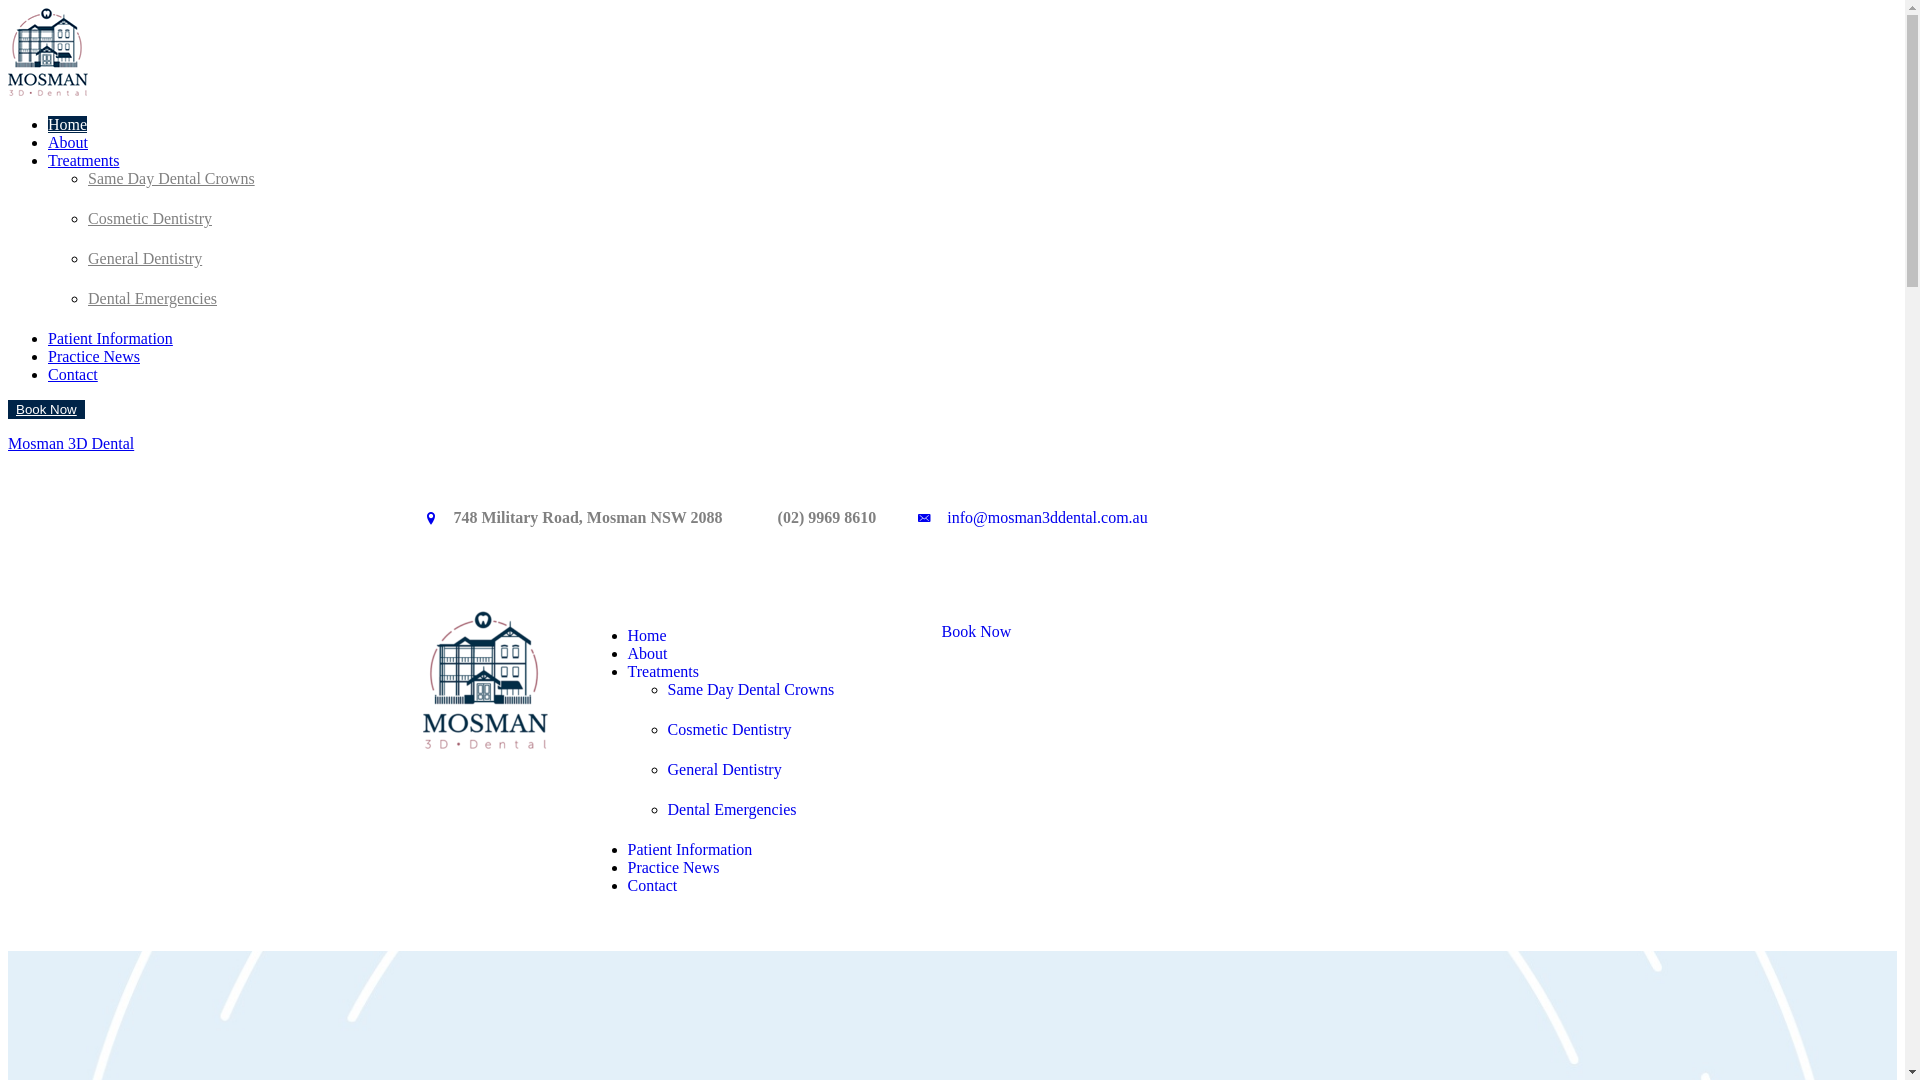 This screenshot has height=1080, width=1920. I want to click on 'Book Now', so click(916, 632).